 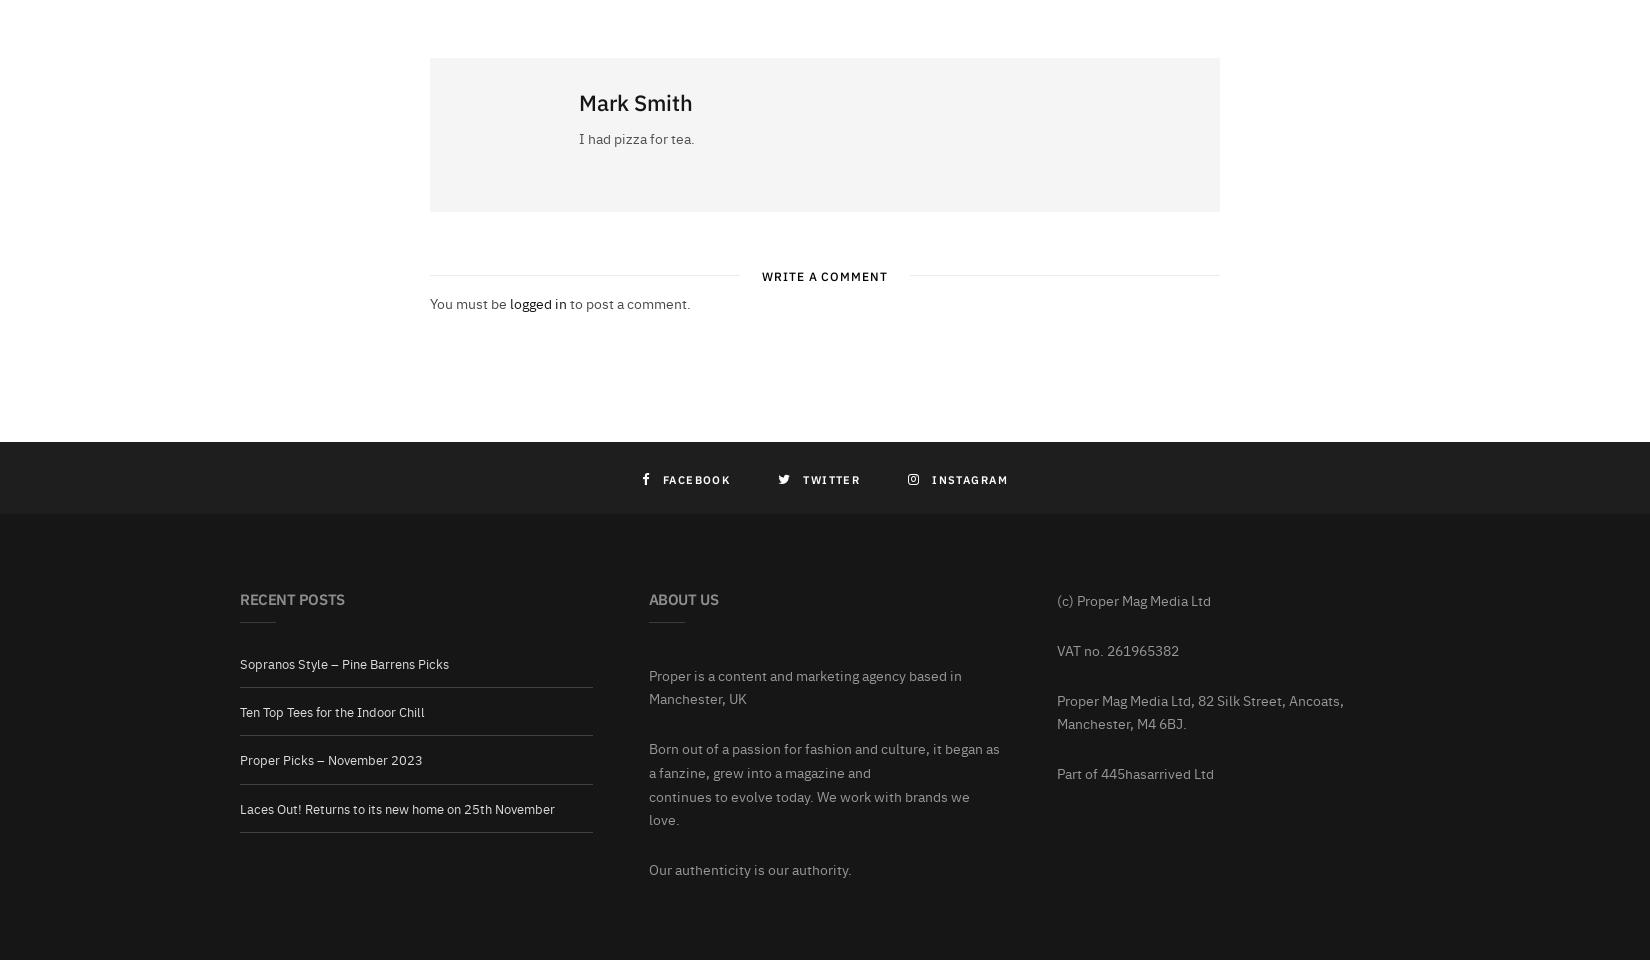 I want to click on 'Our authenticity is our authority.', so click(x=748, y=867).